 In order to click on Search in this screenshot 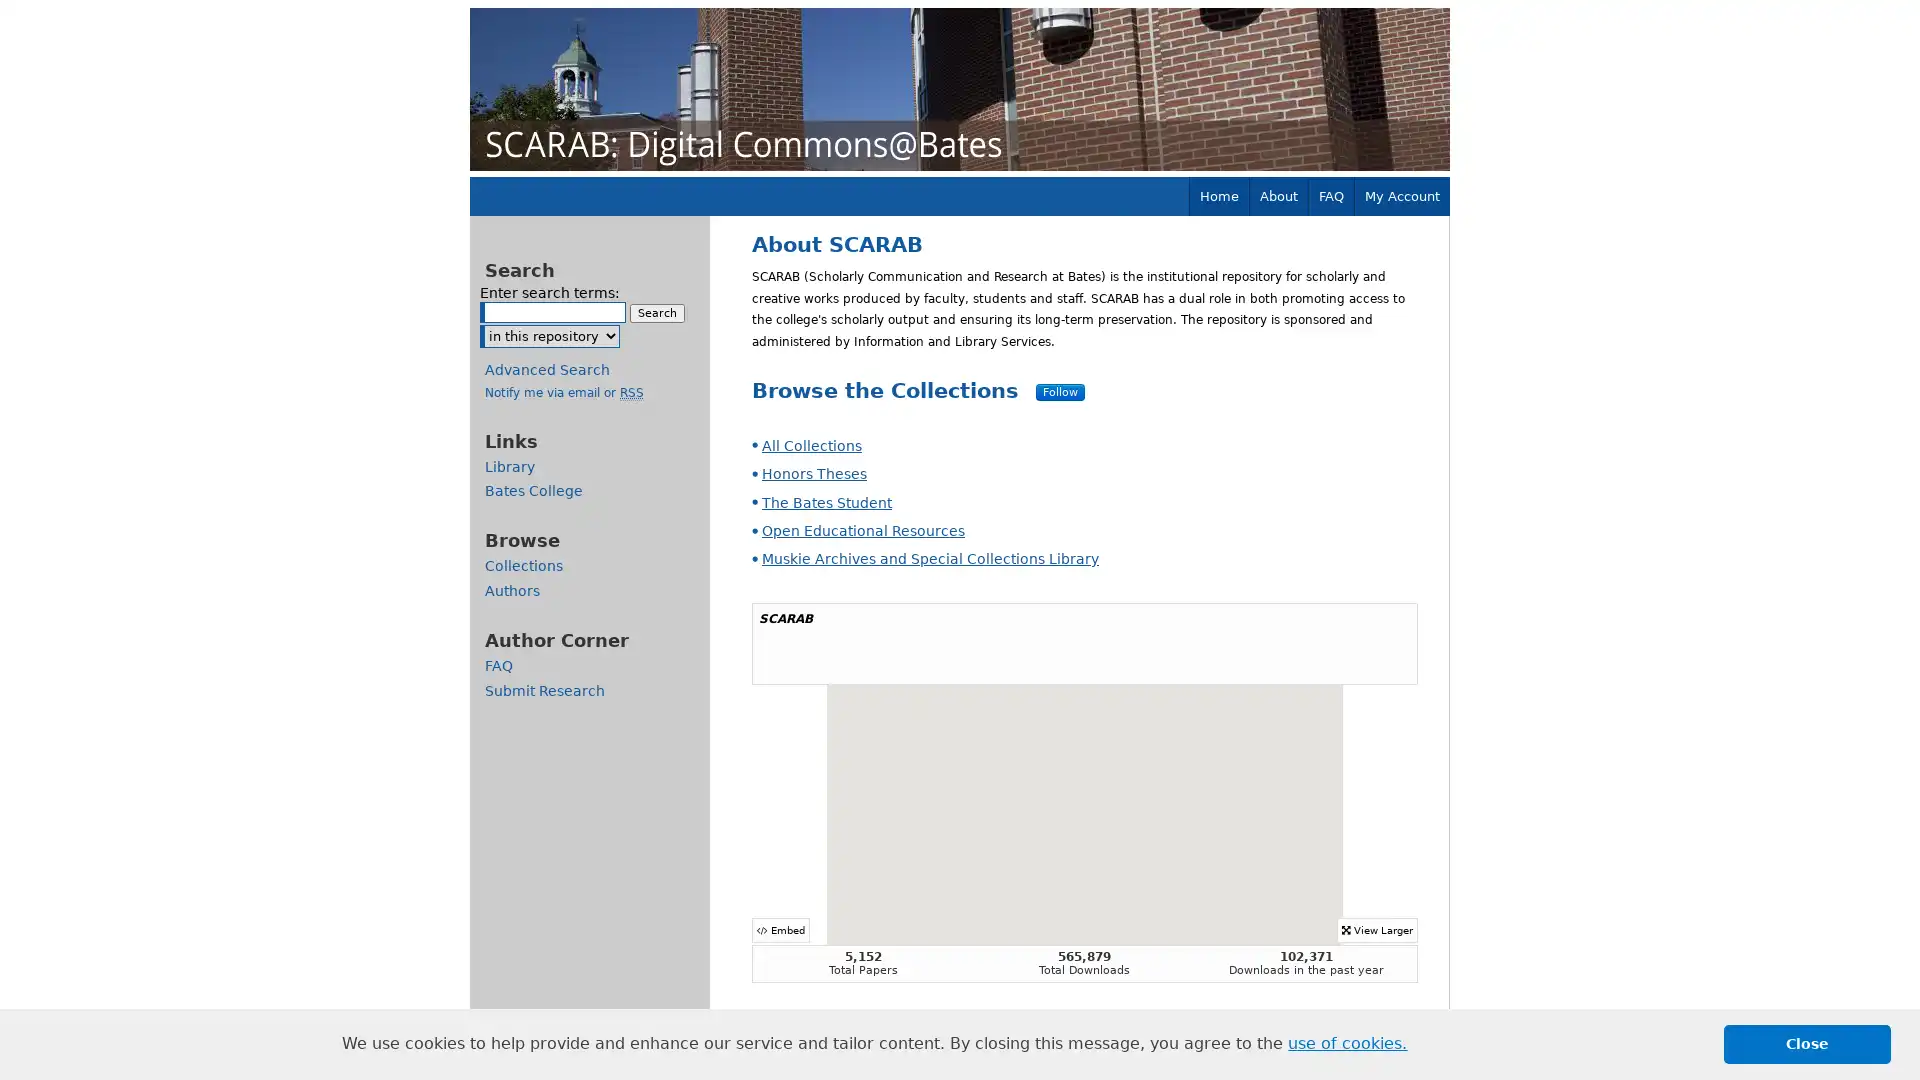, I will do `click(657, 313)`.